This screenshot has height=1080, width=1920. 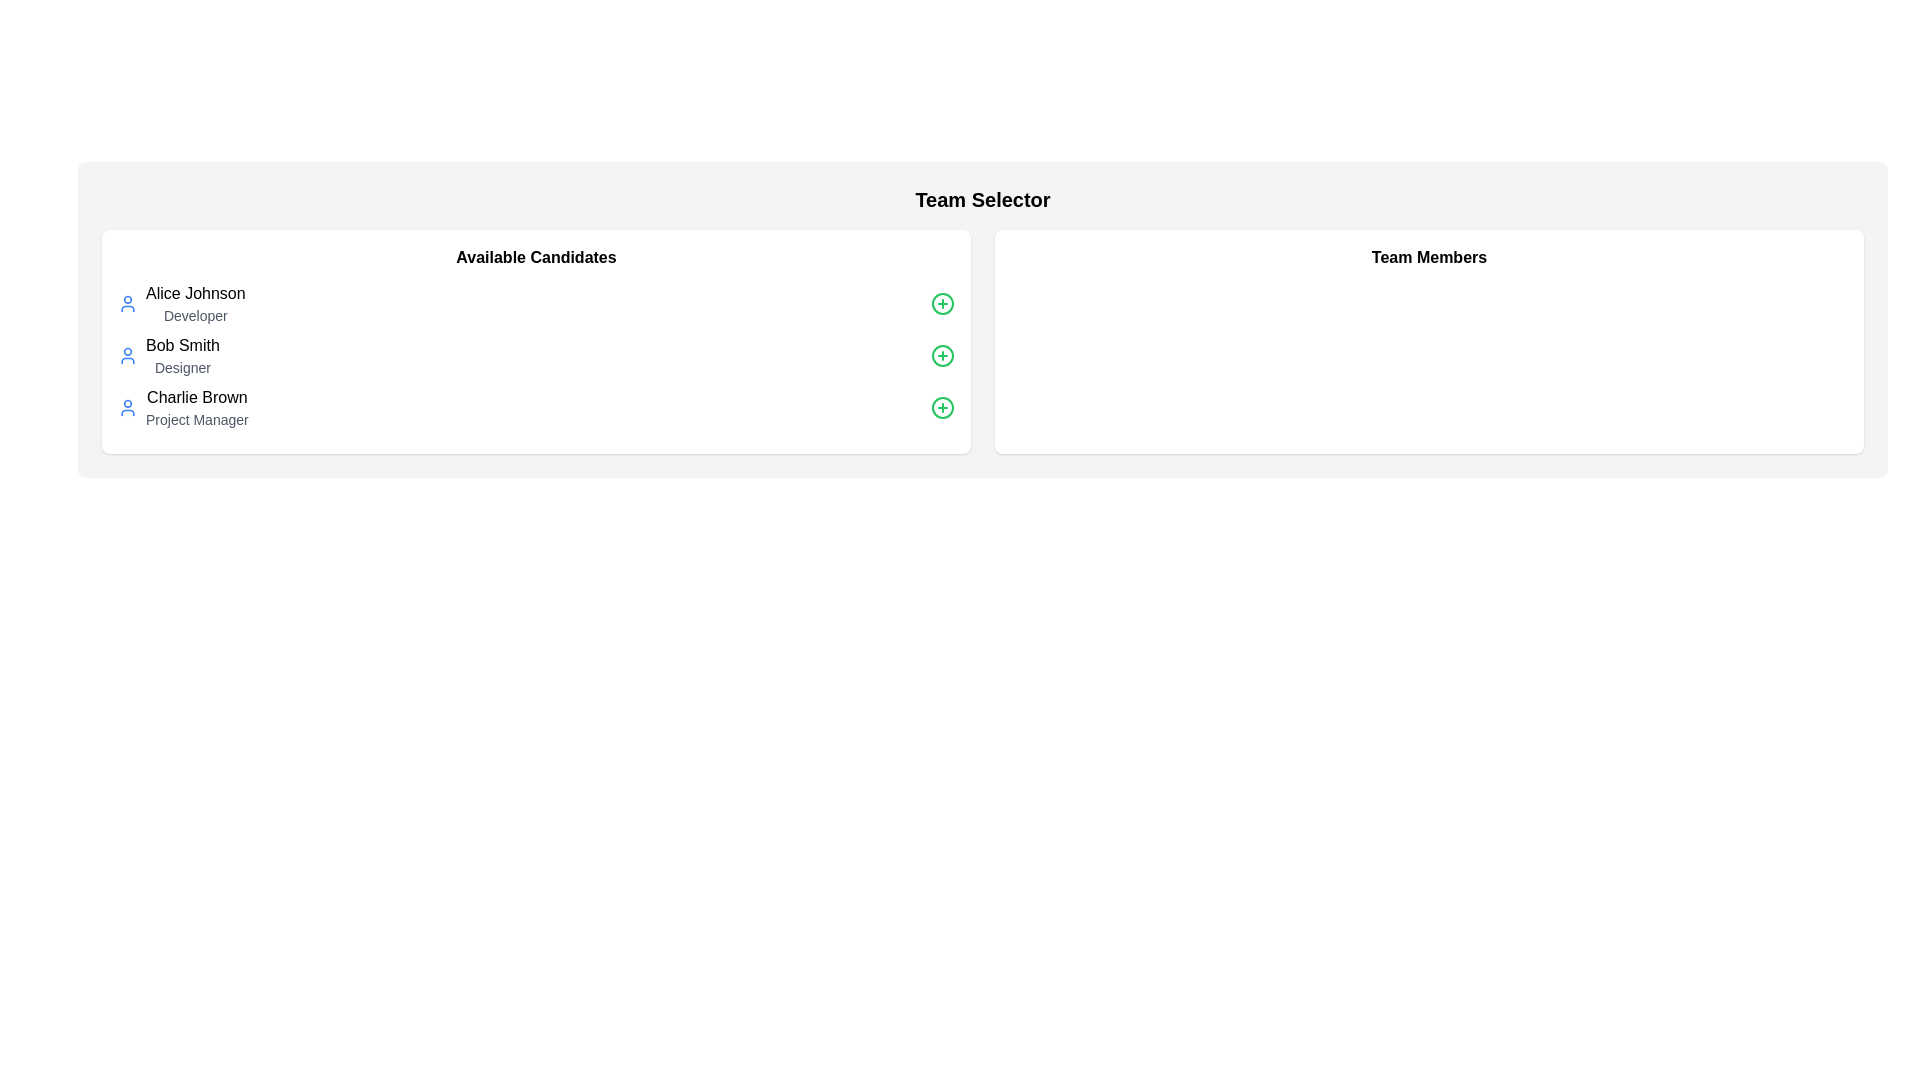 What do you see at coordinates (197, 407) in the screenshot?
I see `the text label displaying 'Charlie Brown' with the role description 'Project Manager', which is the third item in the 'Available Candidates' list on the left side of the interface` at bounding box center [197, 407].